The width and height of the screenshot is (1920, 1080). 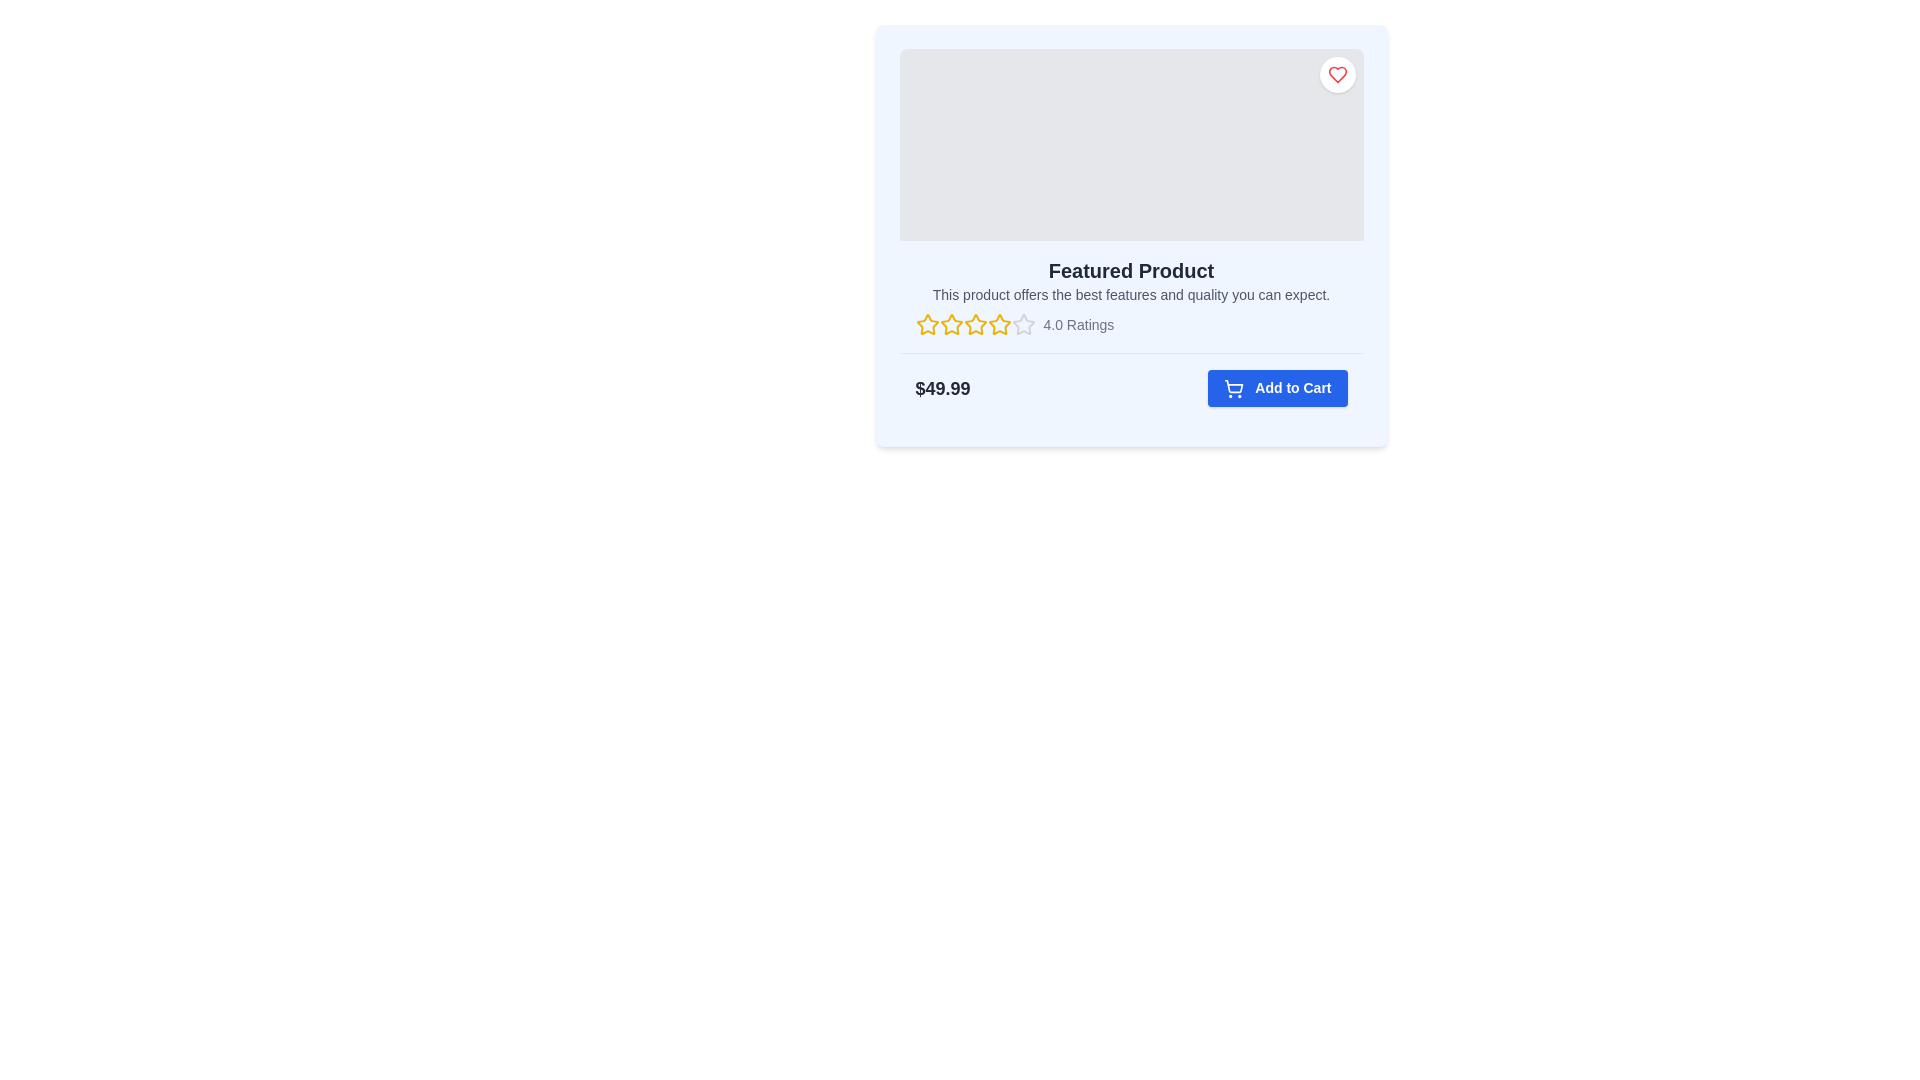 I want to click on textual information from the Informational Content Block that displays product information, including its name, description, and rating score, so click(x=1131, y=297).